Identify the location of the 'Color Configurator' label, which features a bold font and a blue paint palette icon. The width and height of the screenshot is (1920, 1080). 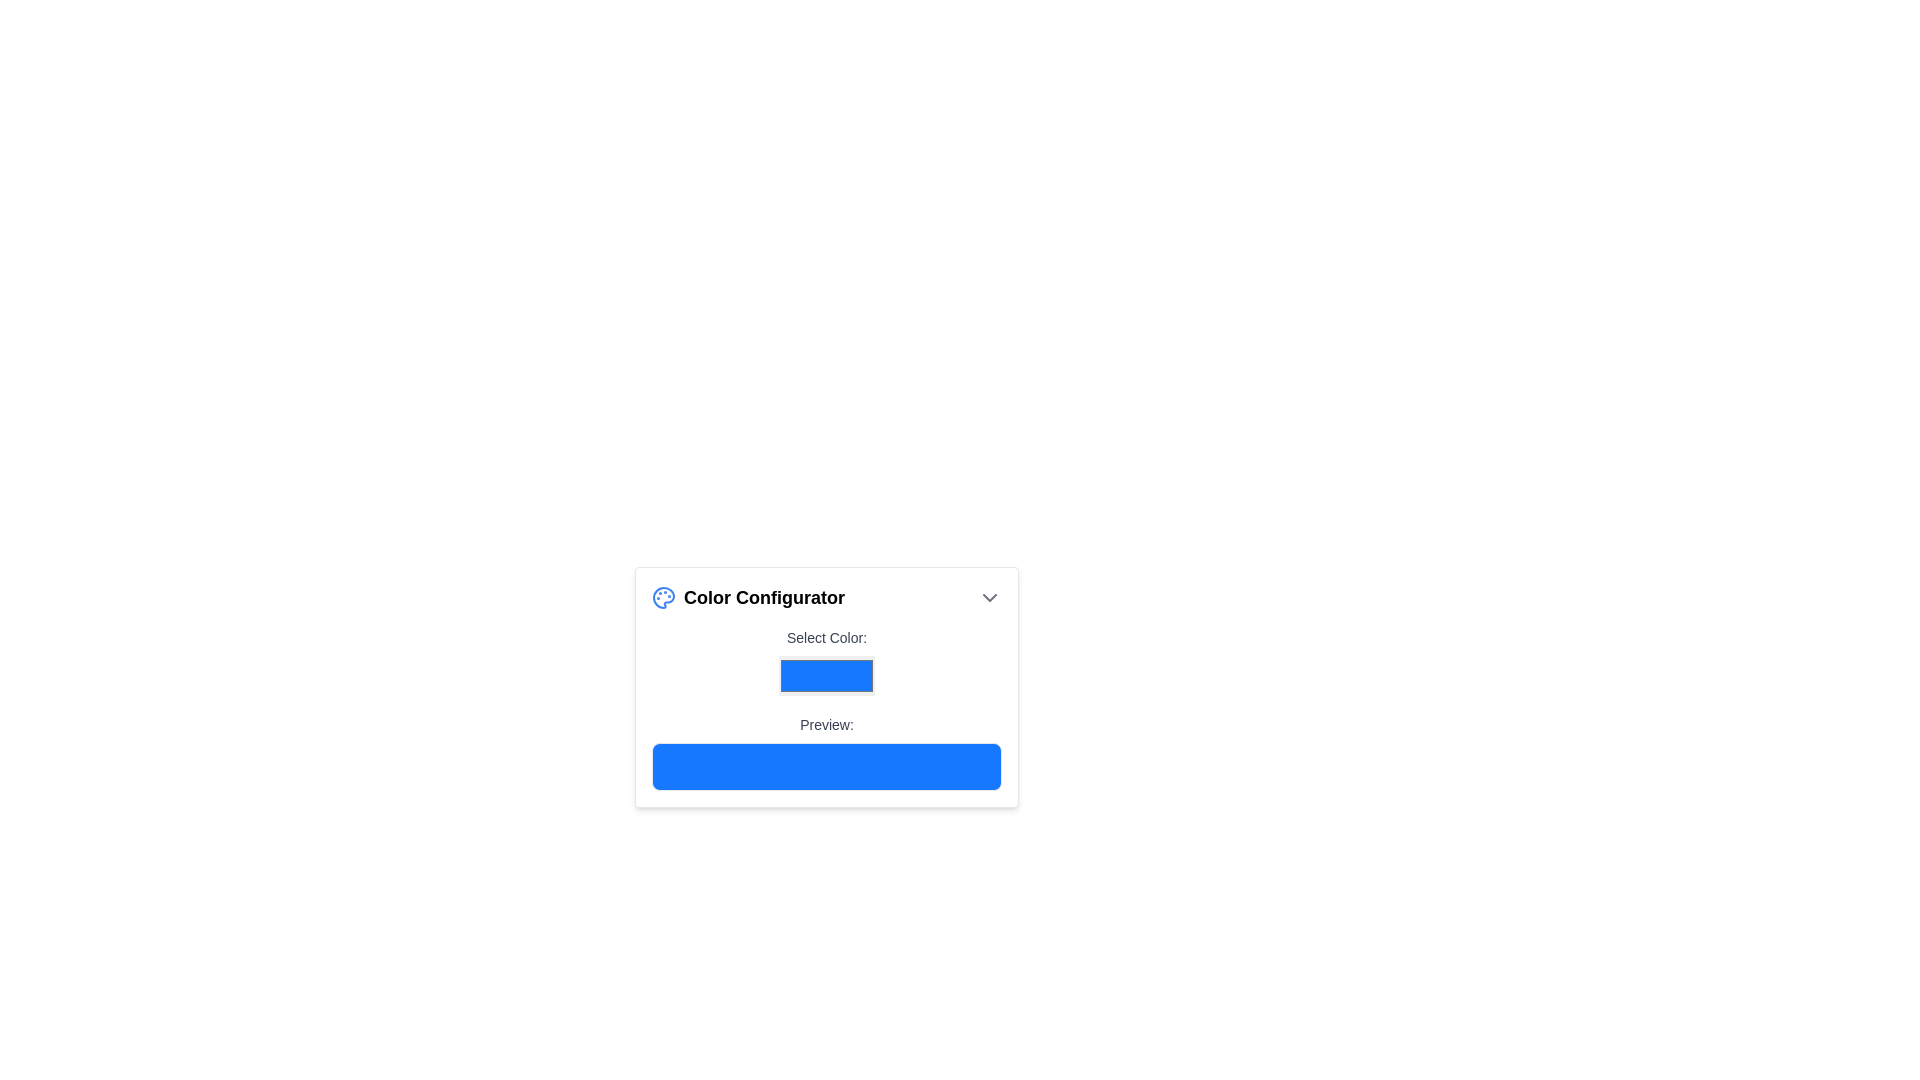
(826, 596).